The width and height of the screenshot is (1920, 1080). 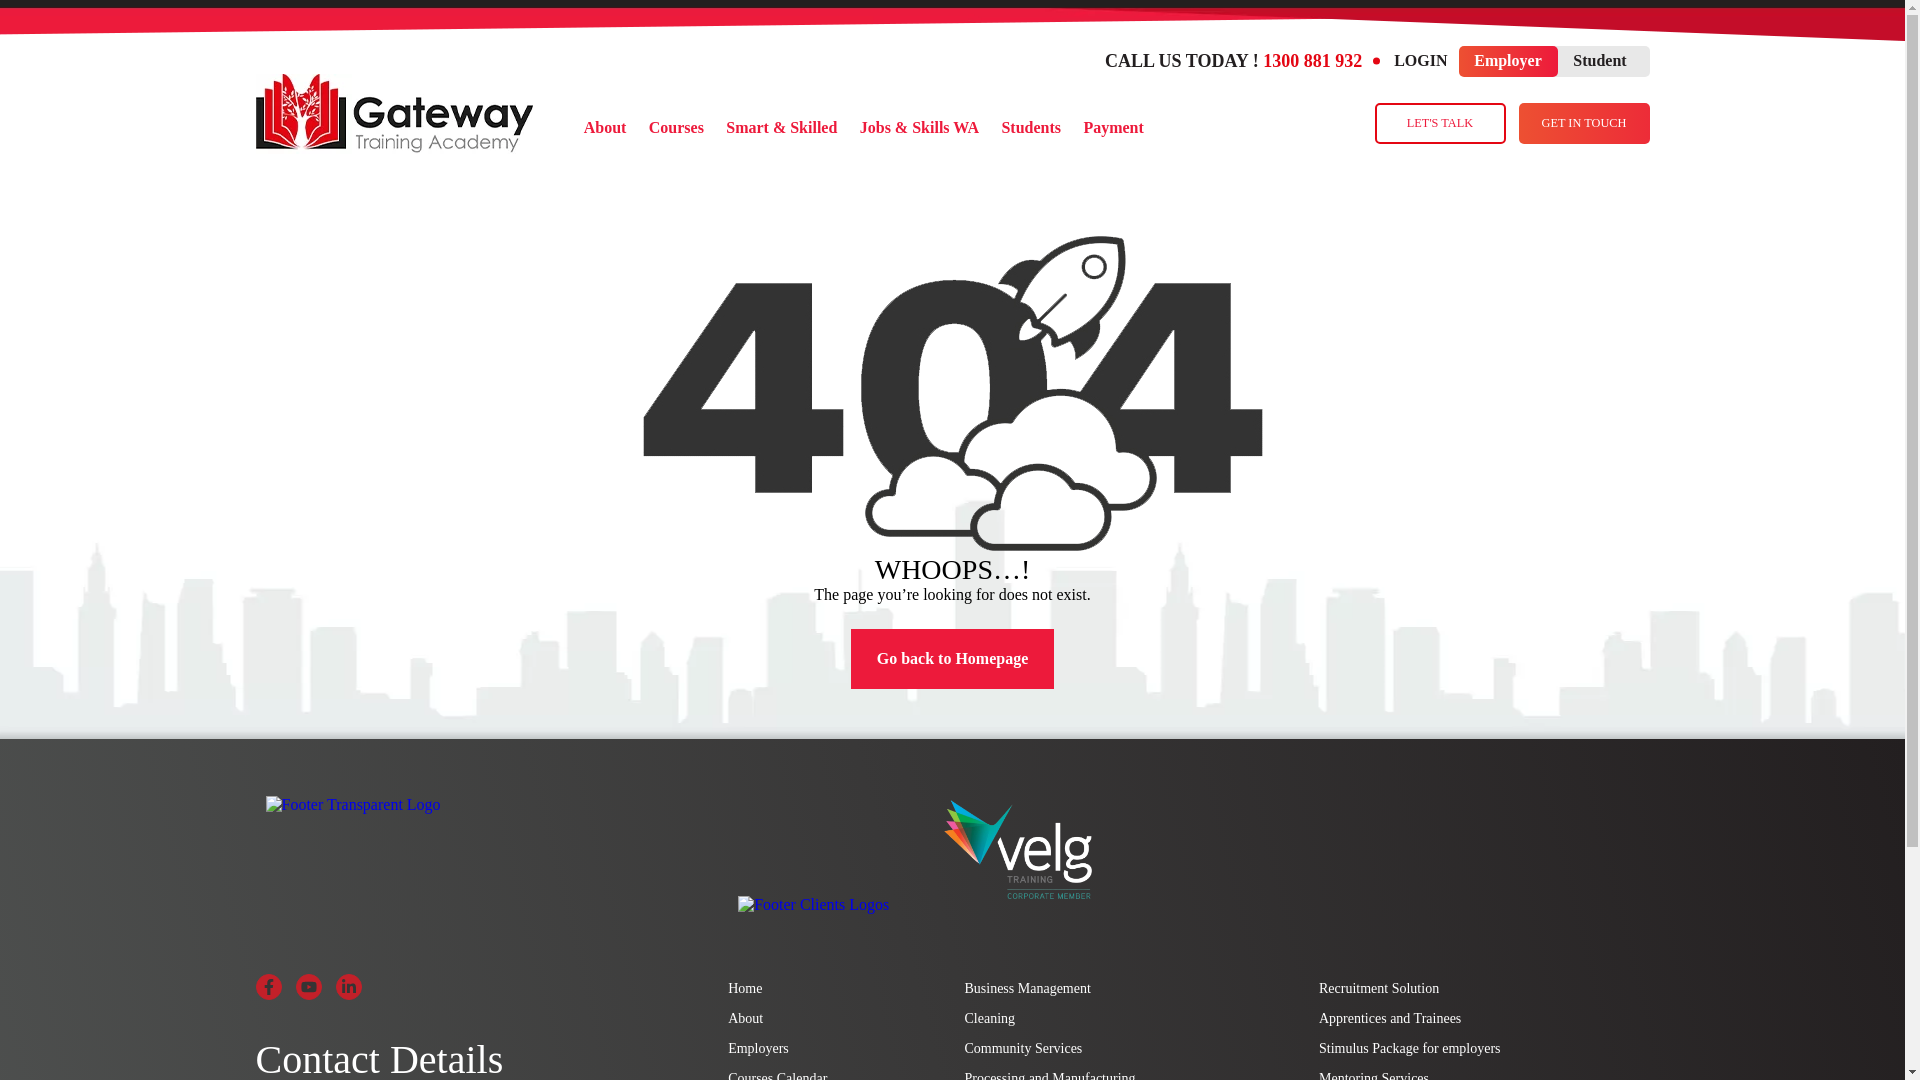 I want to click on 'Students', so click(x=1031, y=127).